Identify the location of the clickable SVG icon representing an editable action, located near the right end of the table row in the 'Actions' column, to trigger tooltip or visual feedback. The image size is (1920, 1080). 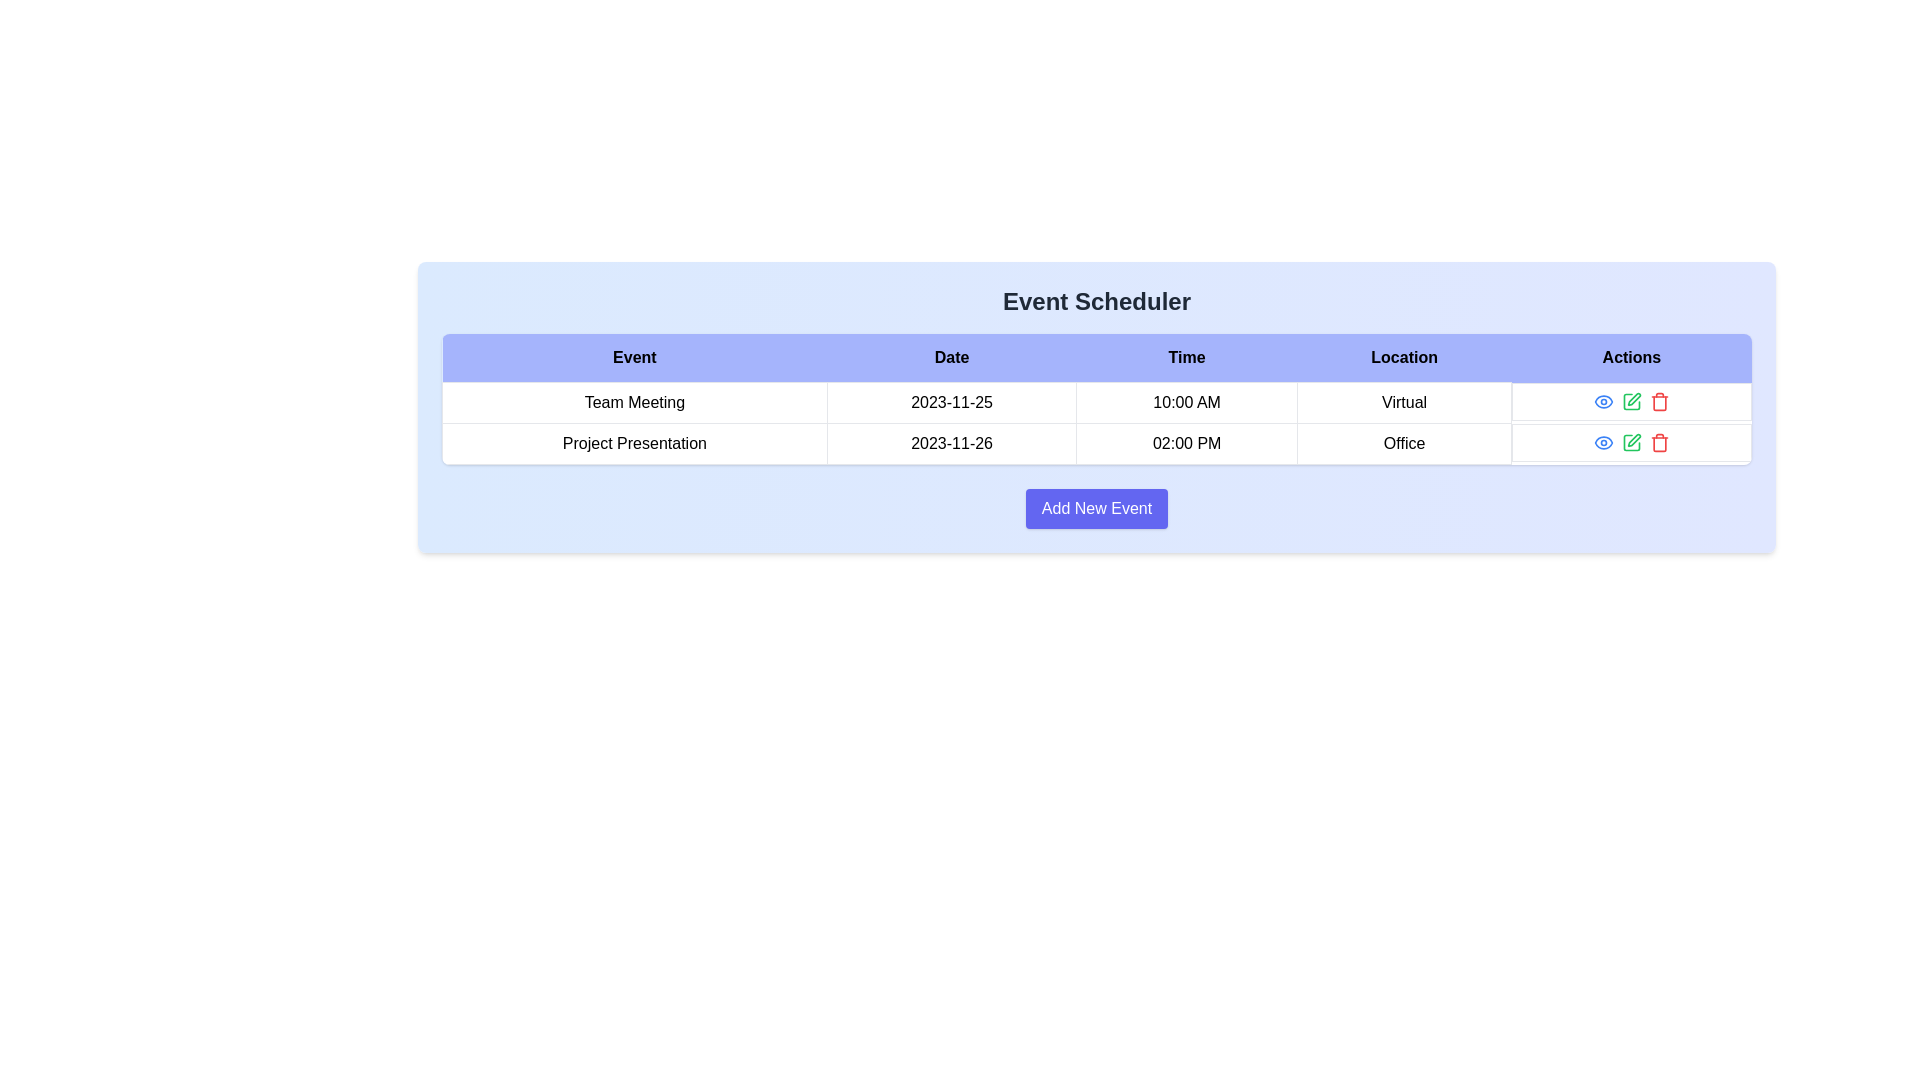
(1632, 441).